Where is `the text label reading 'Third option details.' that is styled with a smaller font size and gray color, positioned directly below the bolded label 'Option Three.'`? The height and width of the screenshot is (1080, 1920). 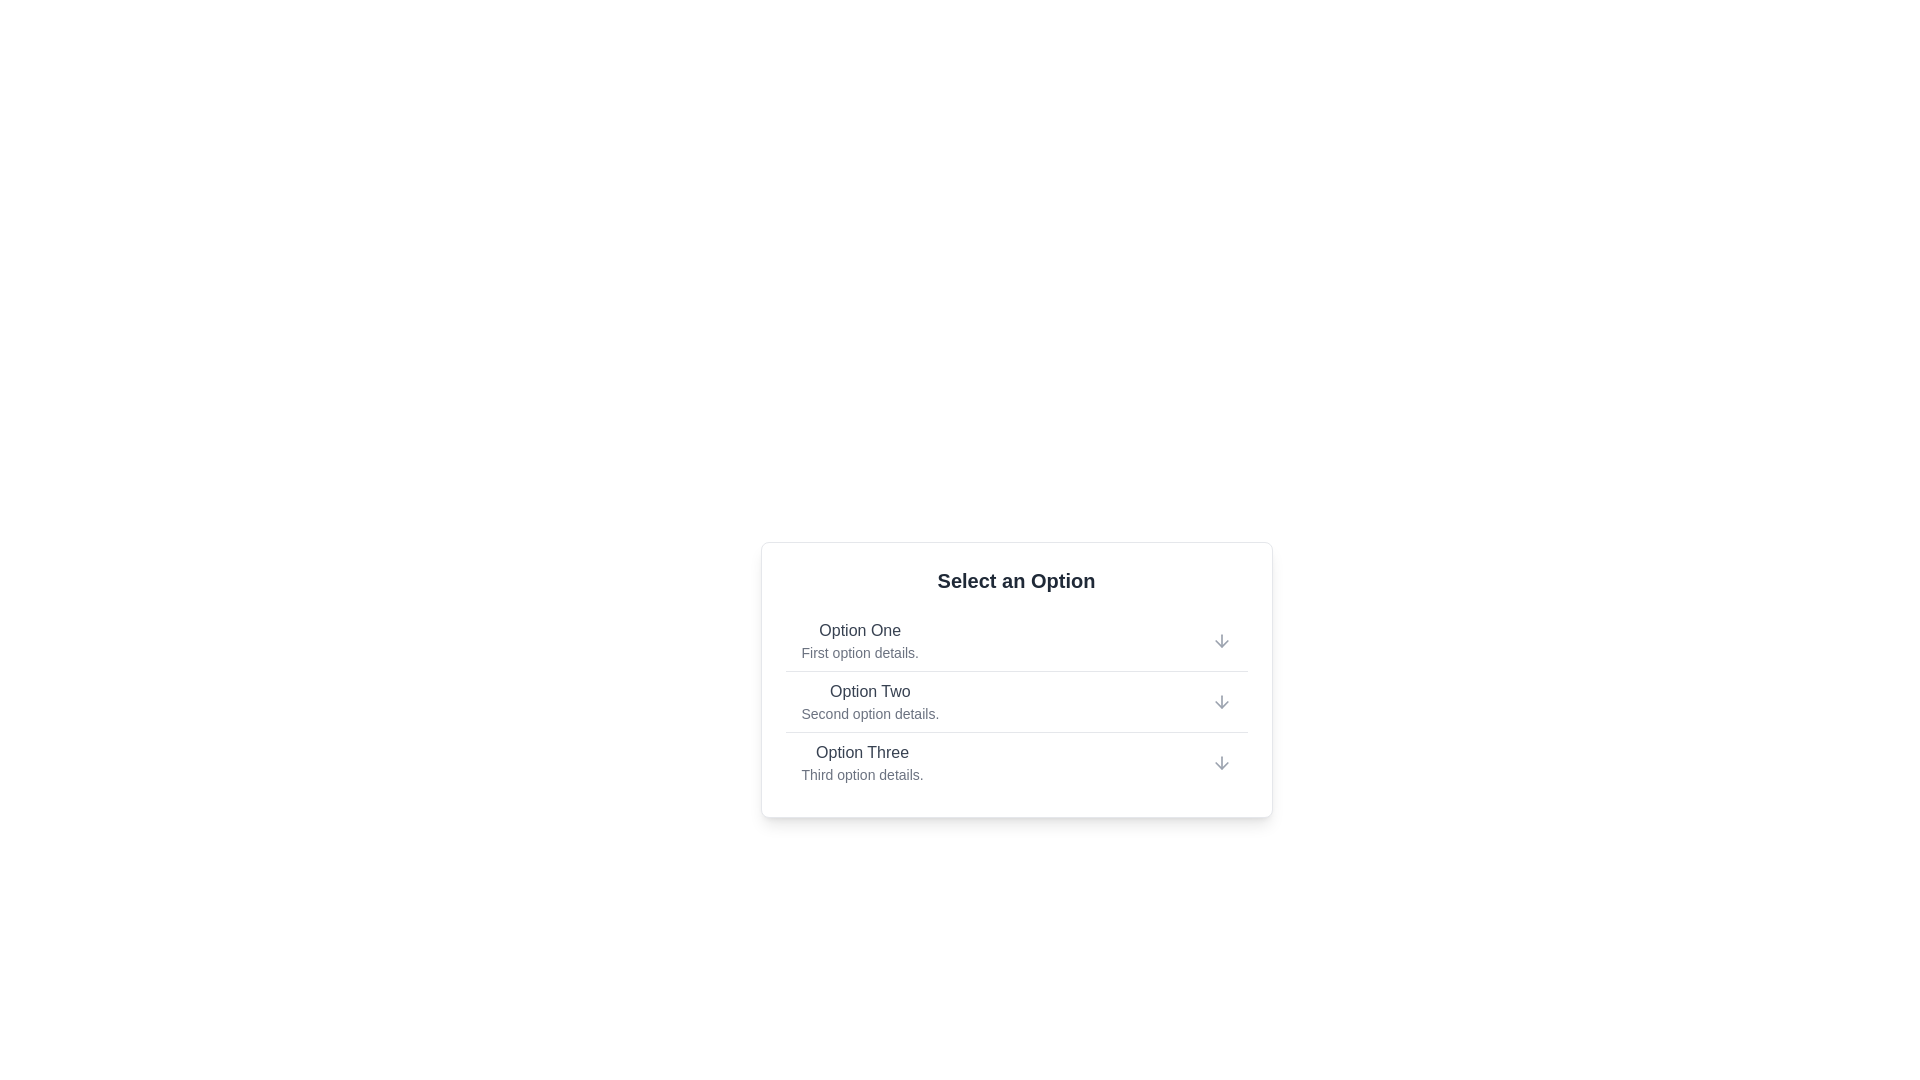 the text label reading 'Third option details.' that is styled with a smaller font size and gray color, positioned directly below the bolded label 'Option Three.' is located at coordinates (862, 774).